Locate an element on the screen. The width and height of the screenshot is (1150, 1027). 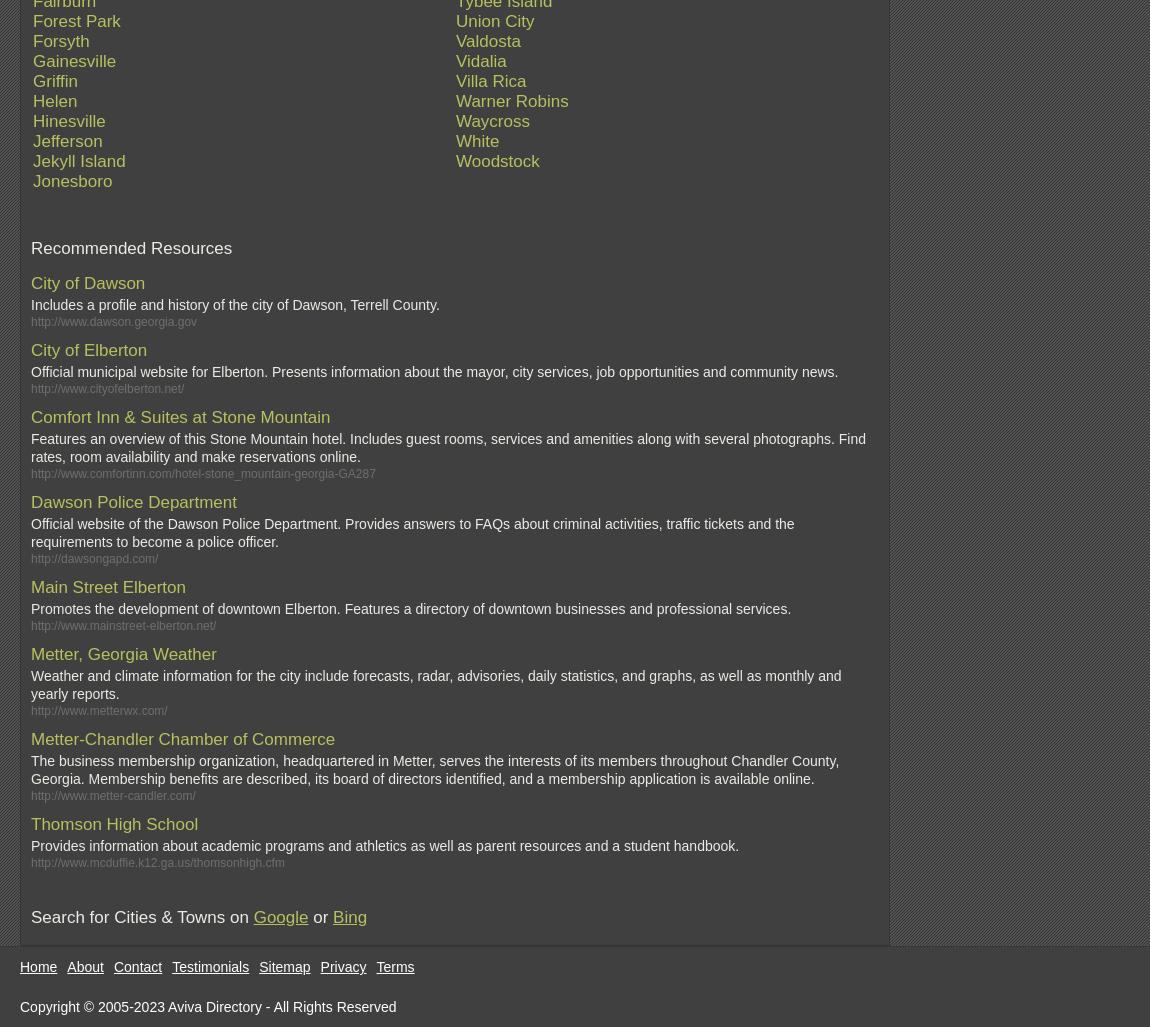
'Hinesville' is located at coordinates (68, 121).